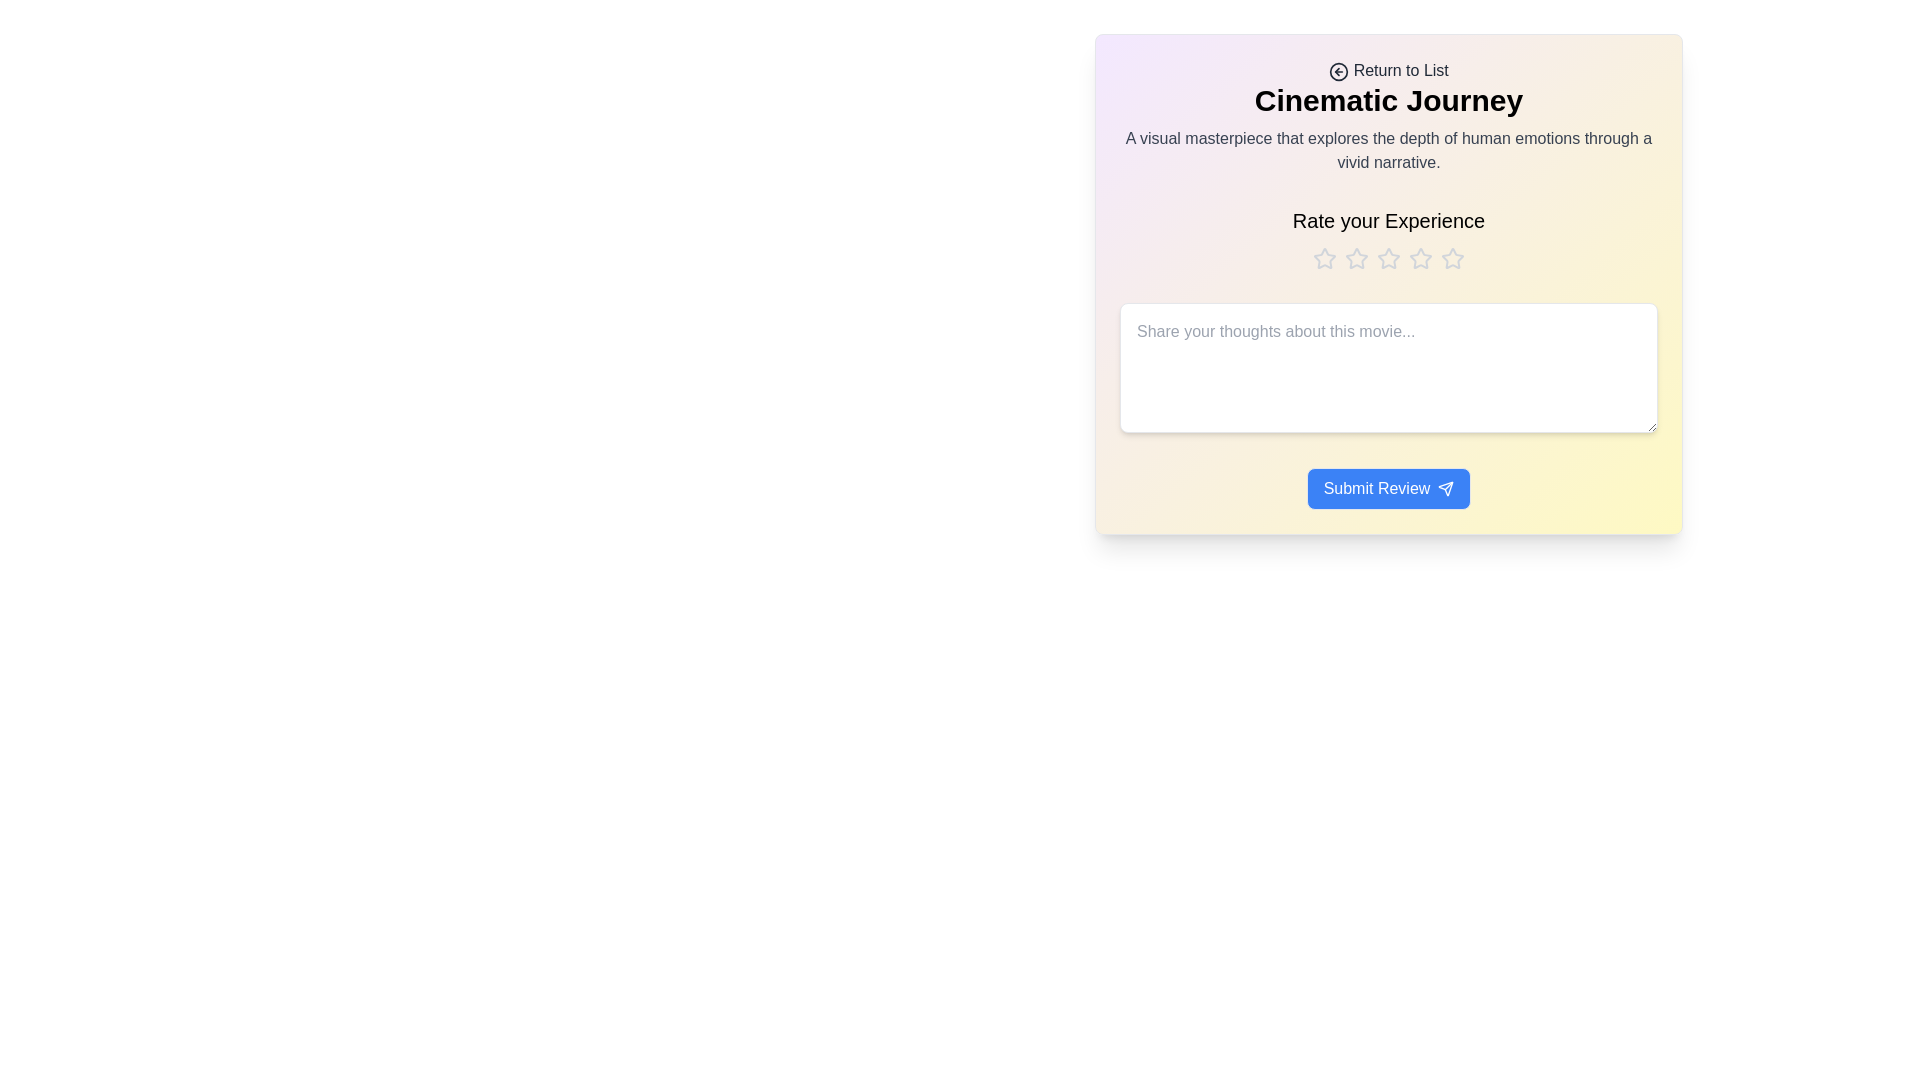 The height and width of the screenshot is (1080, 1920). I want to click on the small paper airplane icon located inside the 'Submit Review' button, so click(1446, 489).